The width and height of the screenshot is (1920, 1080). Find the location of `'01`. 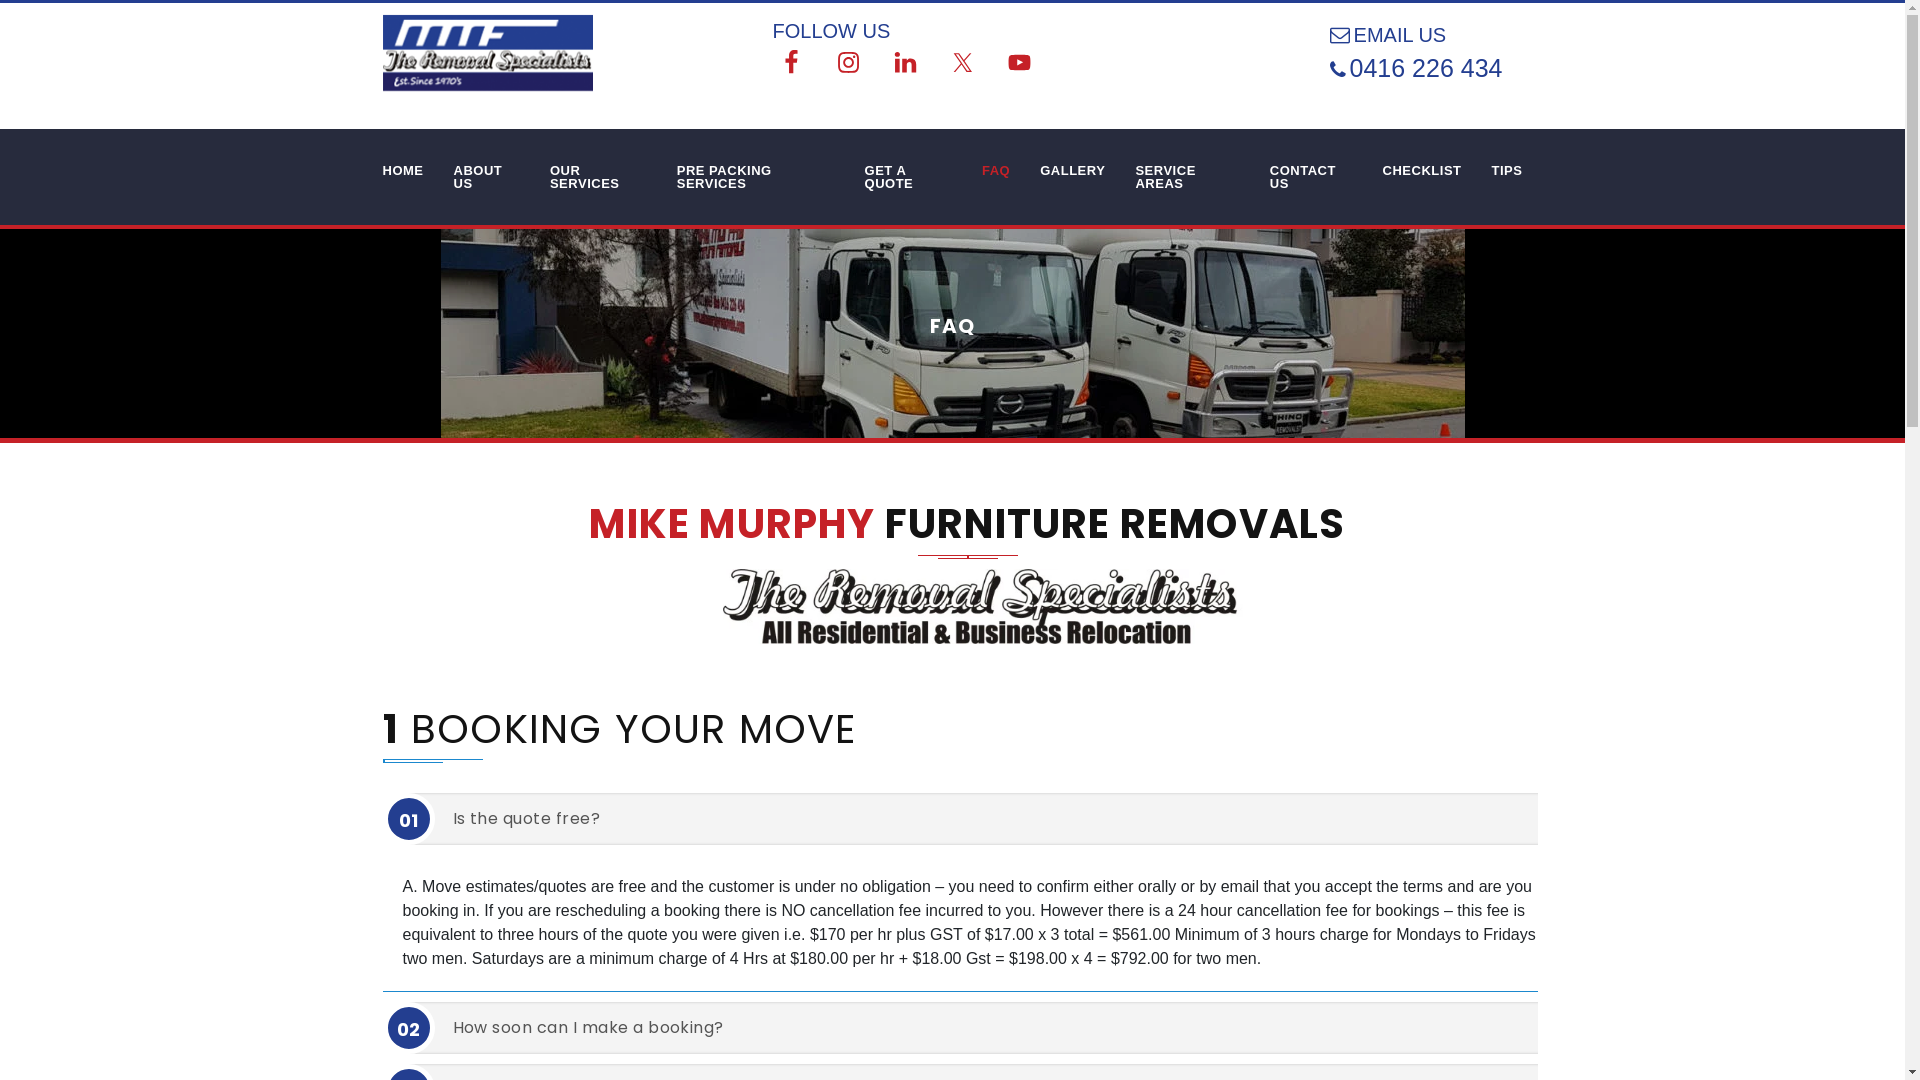

'01 is located at coordinates (982, 818).